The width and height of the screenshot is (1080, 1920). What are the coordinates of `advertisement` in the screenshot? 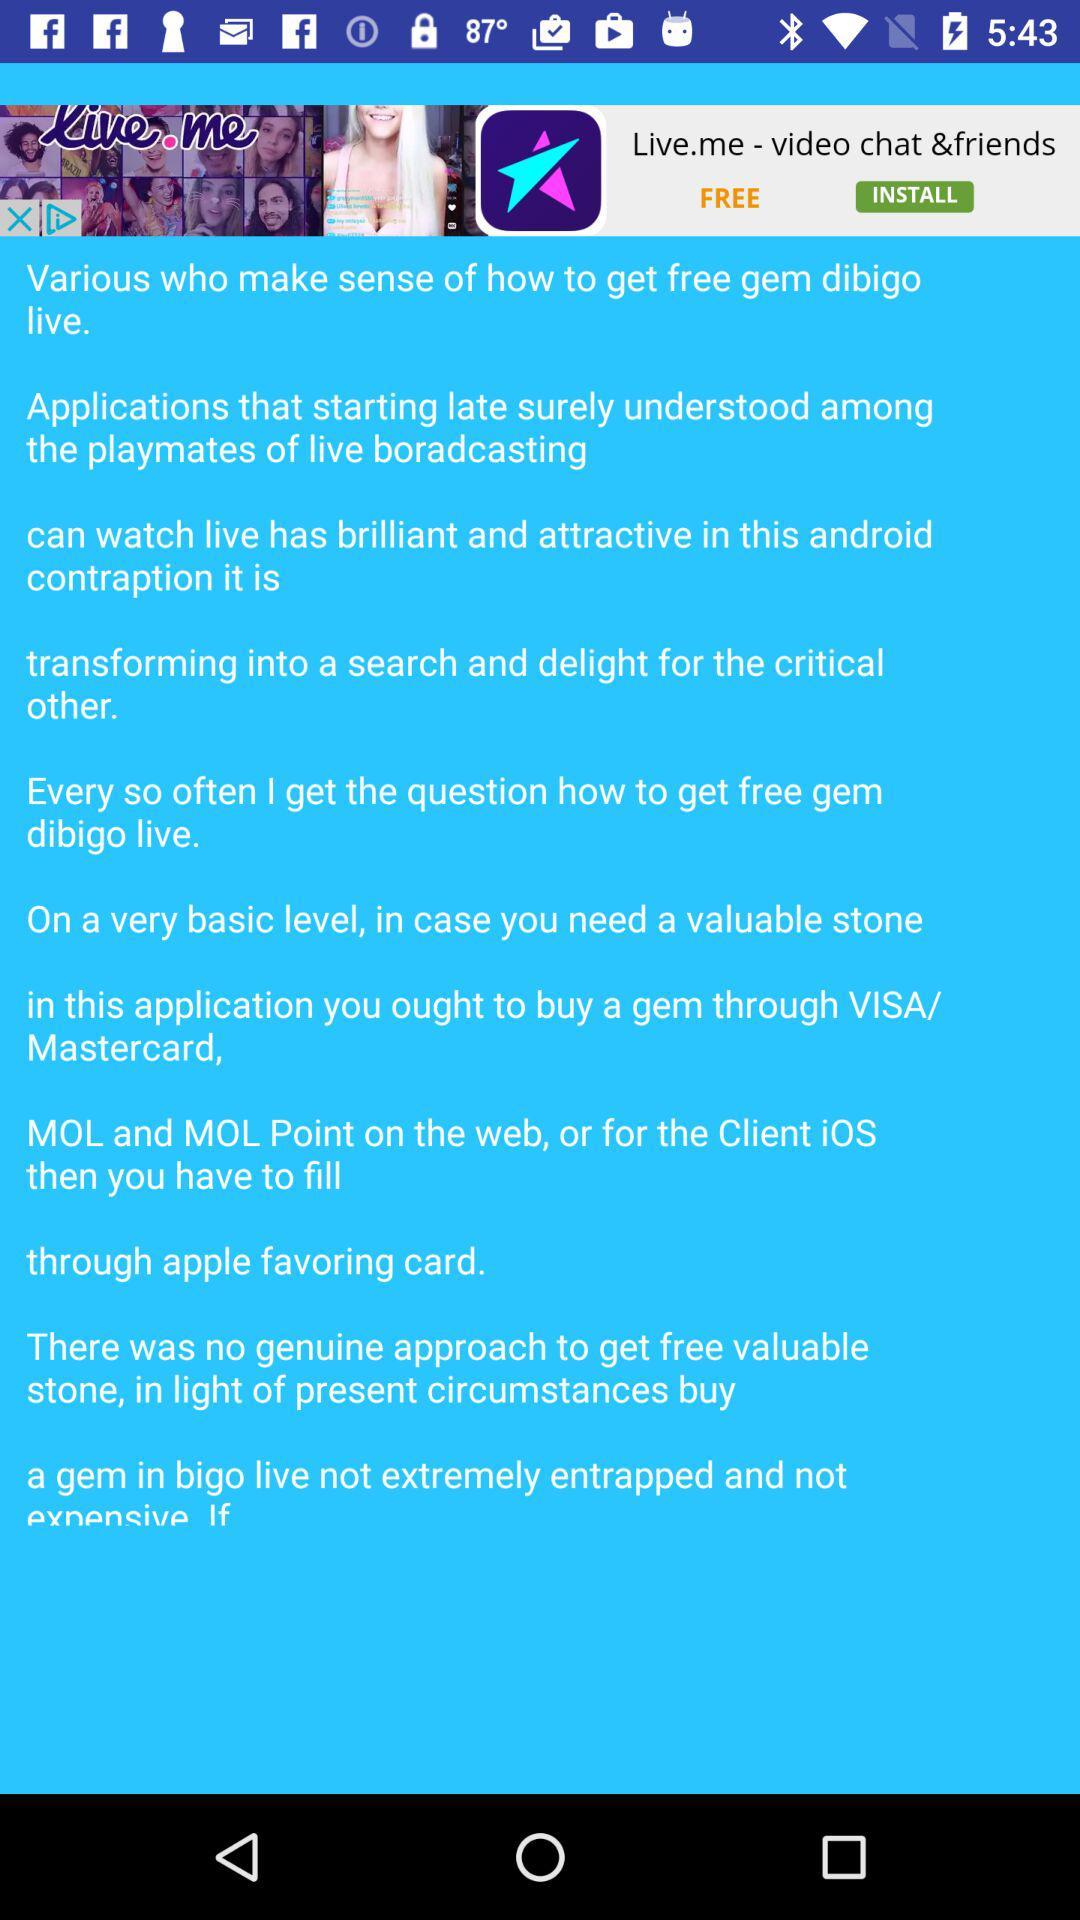 It's located at (540, 170).